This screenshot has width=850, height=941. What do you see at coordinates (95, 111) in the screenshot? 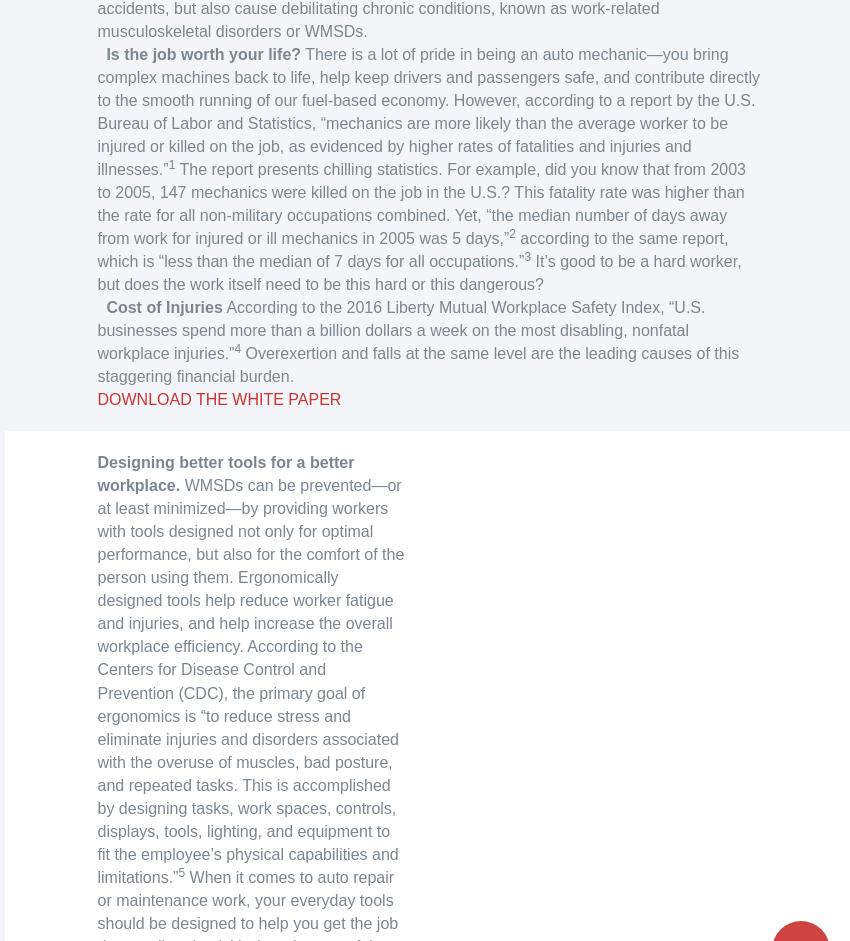
I see `'There is a lot of pride in being an auto mechanic—you bring complex machines back to life, help keep drivers and passengers safe, and contribute directly to the smooth running of our fuel-based economy. However, according to a report by the U.S. Bureau of Labor and Statistics, “mechanics are more likely than the average worker to be injured or killed on the job, as evidenced by higher rates of fatalities and injuries and illnesses.”'` at bounding box center [95, 111].